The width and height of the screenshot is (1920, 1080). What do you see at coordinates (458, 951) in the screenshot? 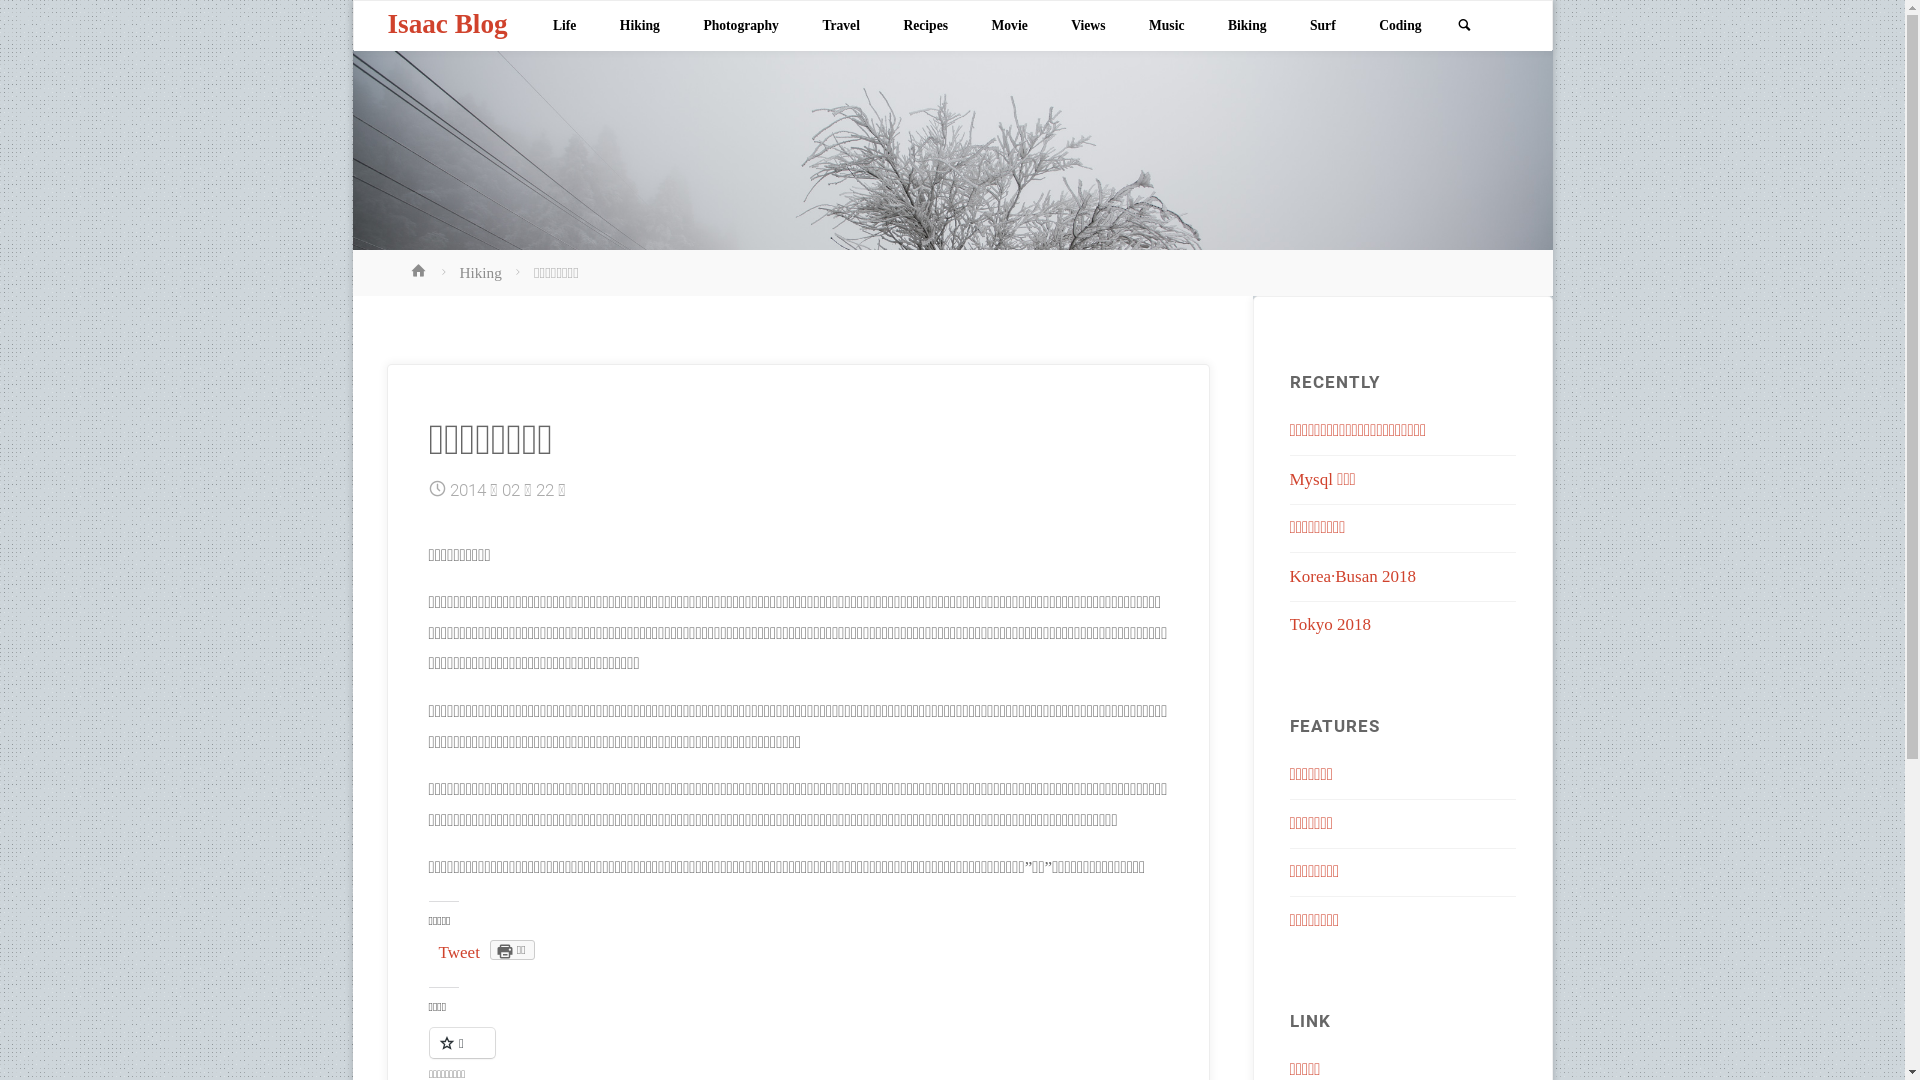
I see `'Tweet'` at bounding box center [458, 951].